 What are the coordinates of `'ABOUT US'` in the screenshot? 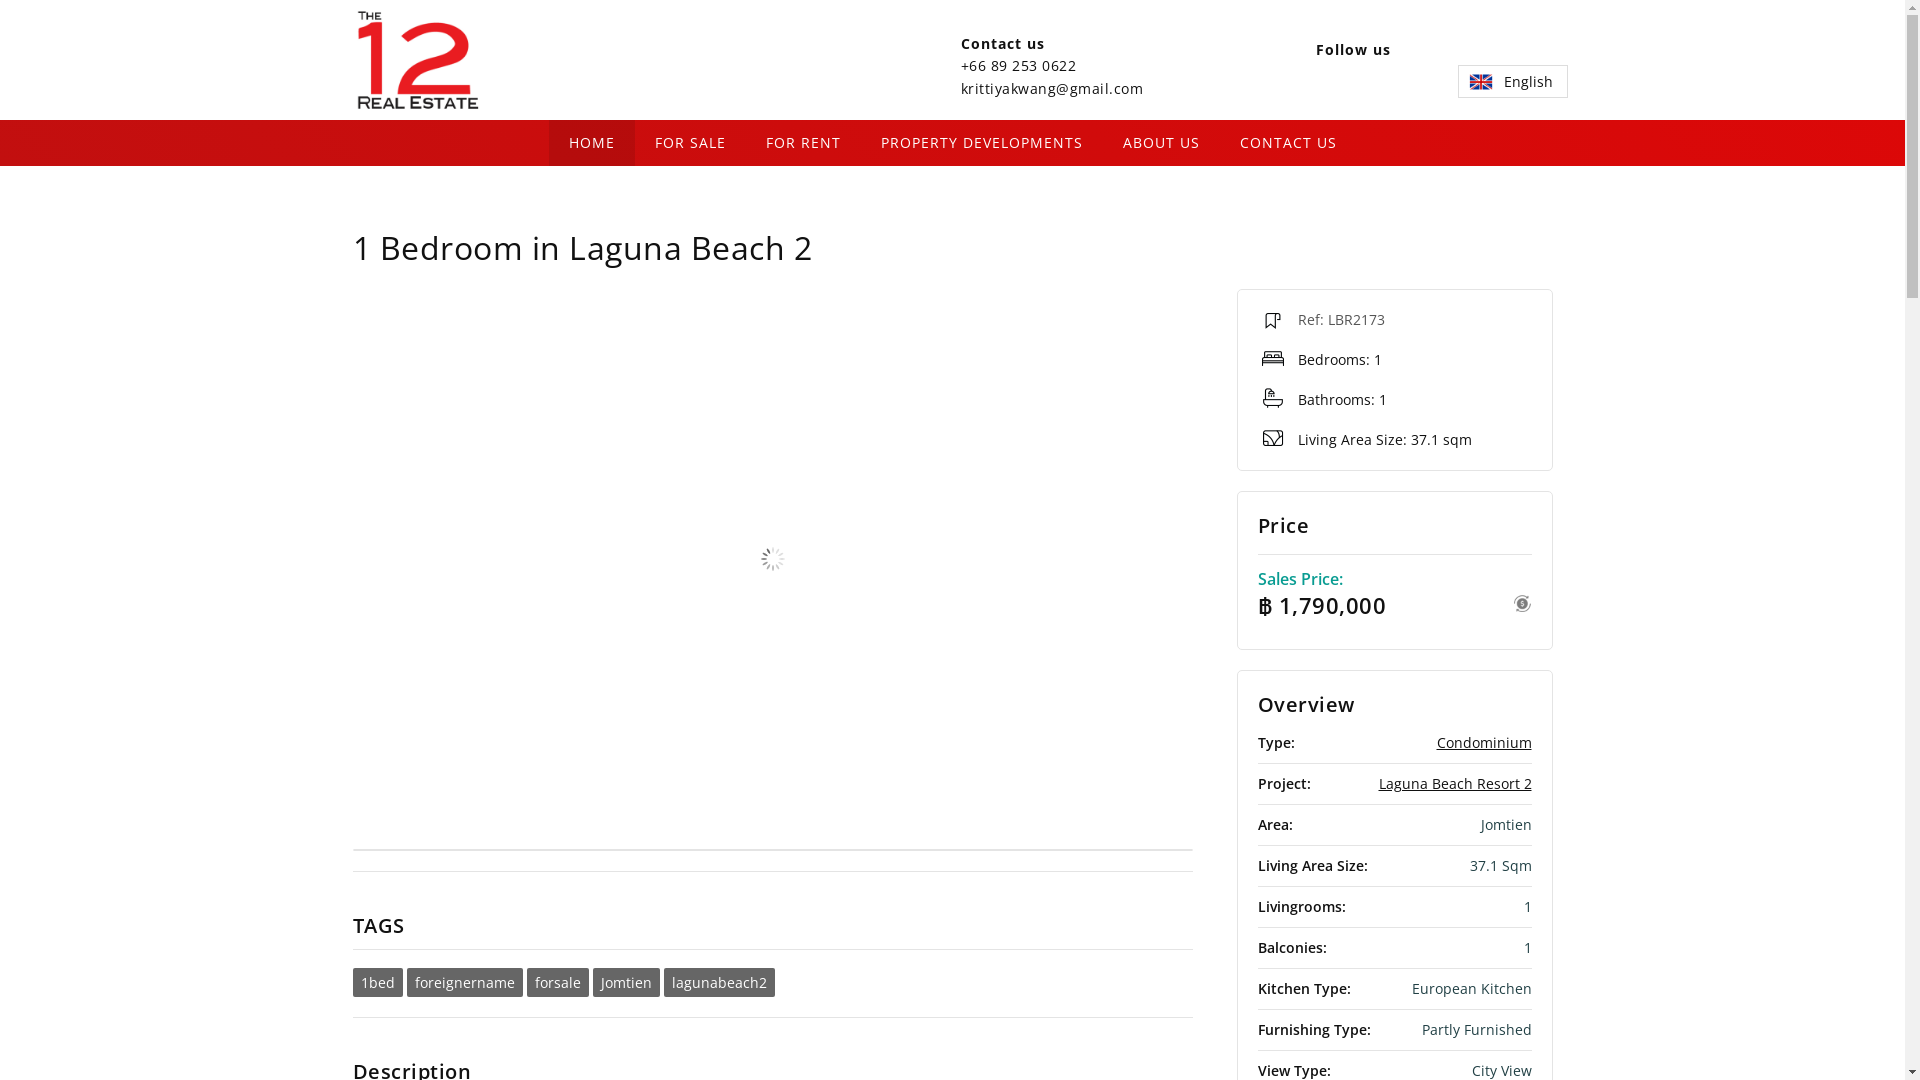 It's located at (1101, 141).